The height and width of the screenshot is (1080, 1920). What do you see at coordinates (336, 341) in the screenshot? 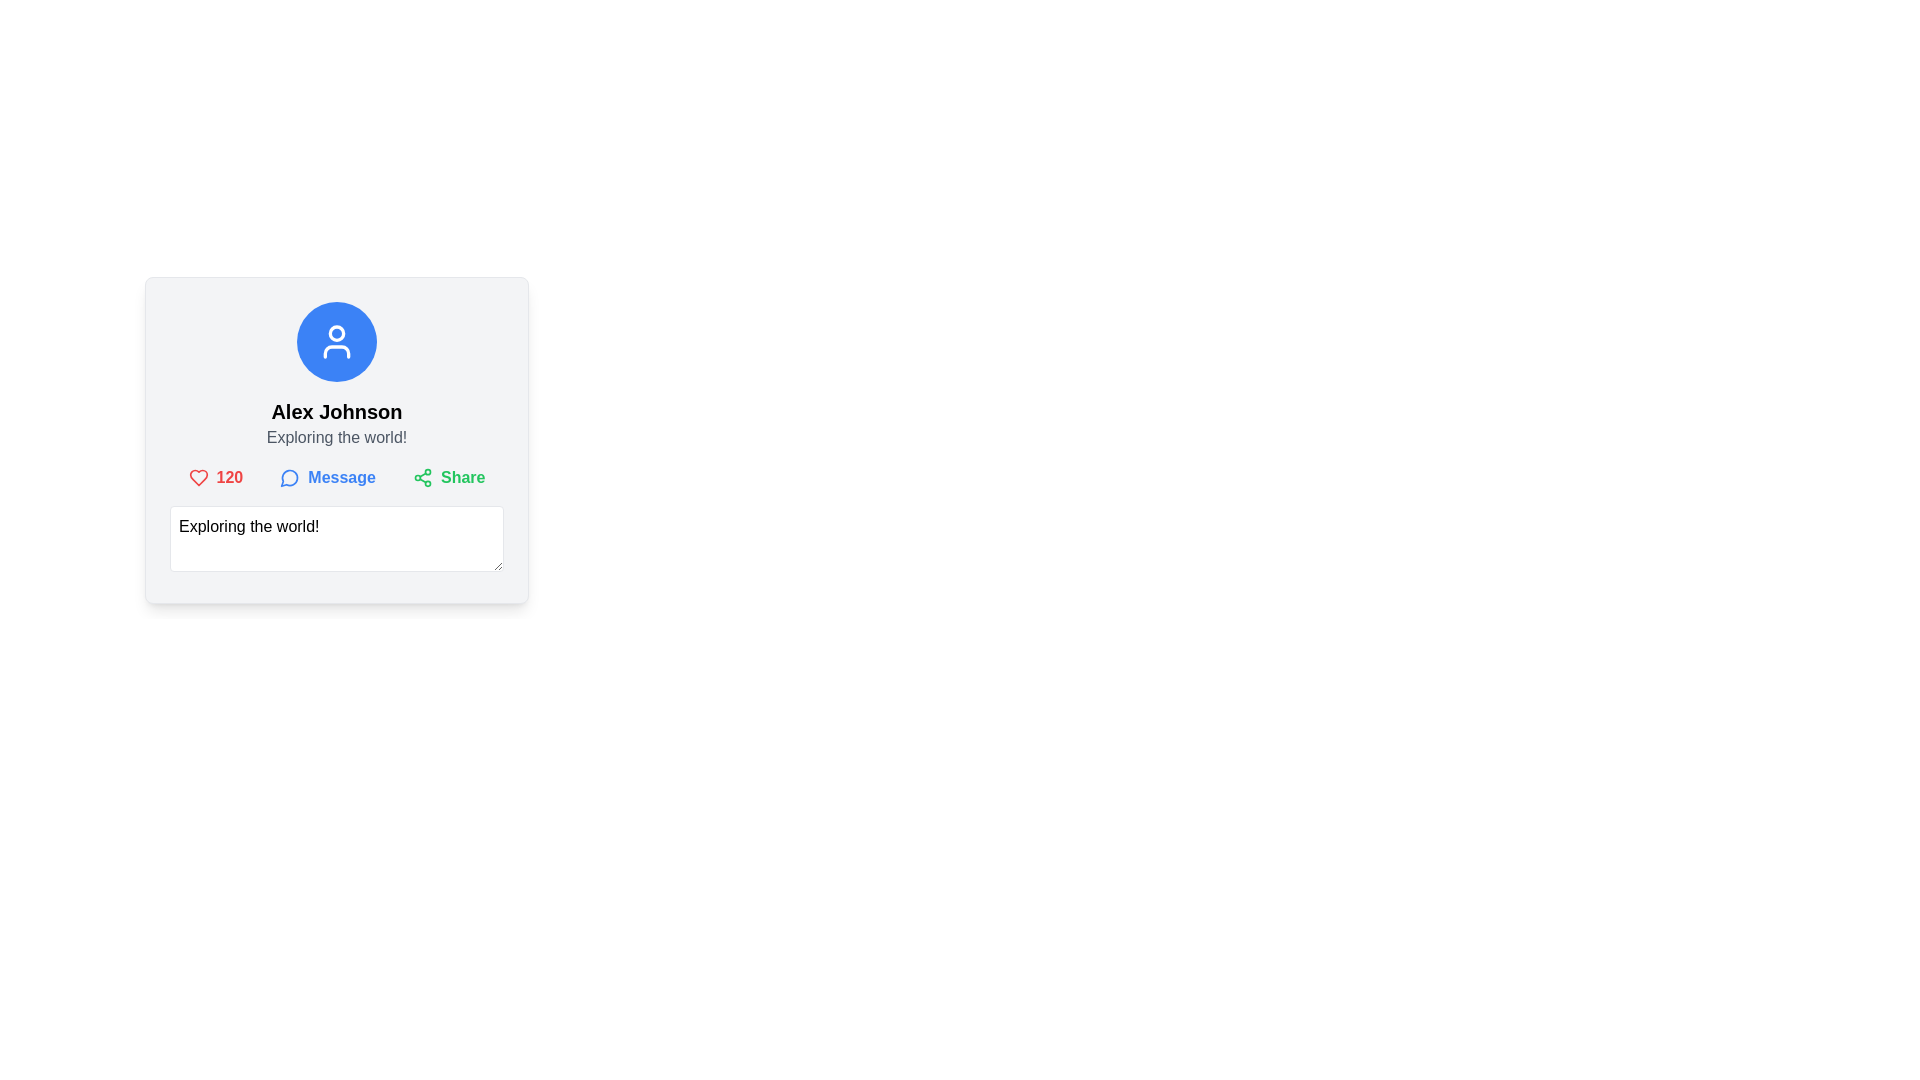
I see `the user silhouette icon with a blue background, located at the top center of the card displaying 'Alex Johnson' and 'Exploring the world!'` at bounding box center [336, 341].